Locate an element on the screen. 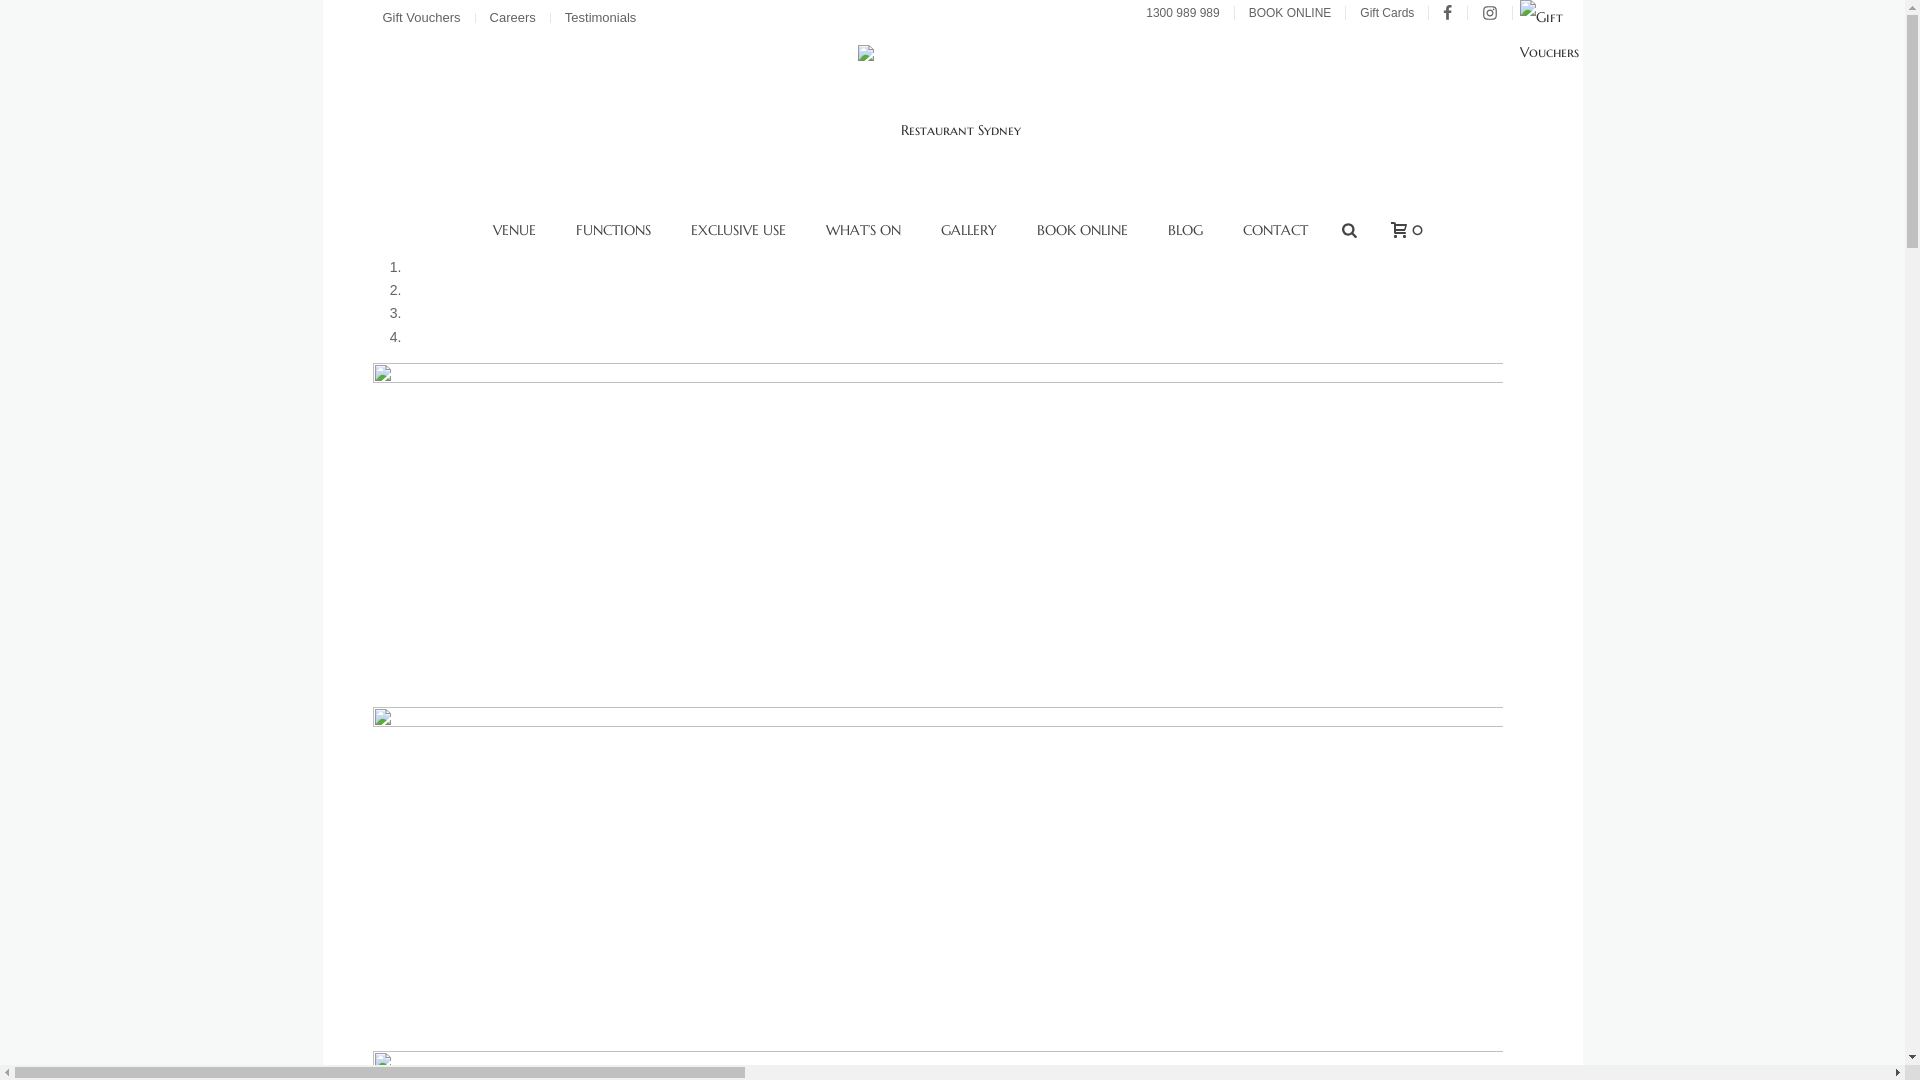 Image resolution: width=1920 pixels, height=1080 pixels. 'fireworks23wh' is located at coordinates (935, 534).